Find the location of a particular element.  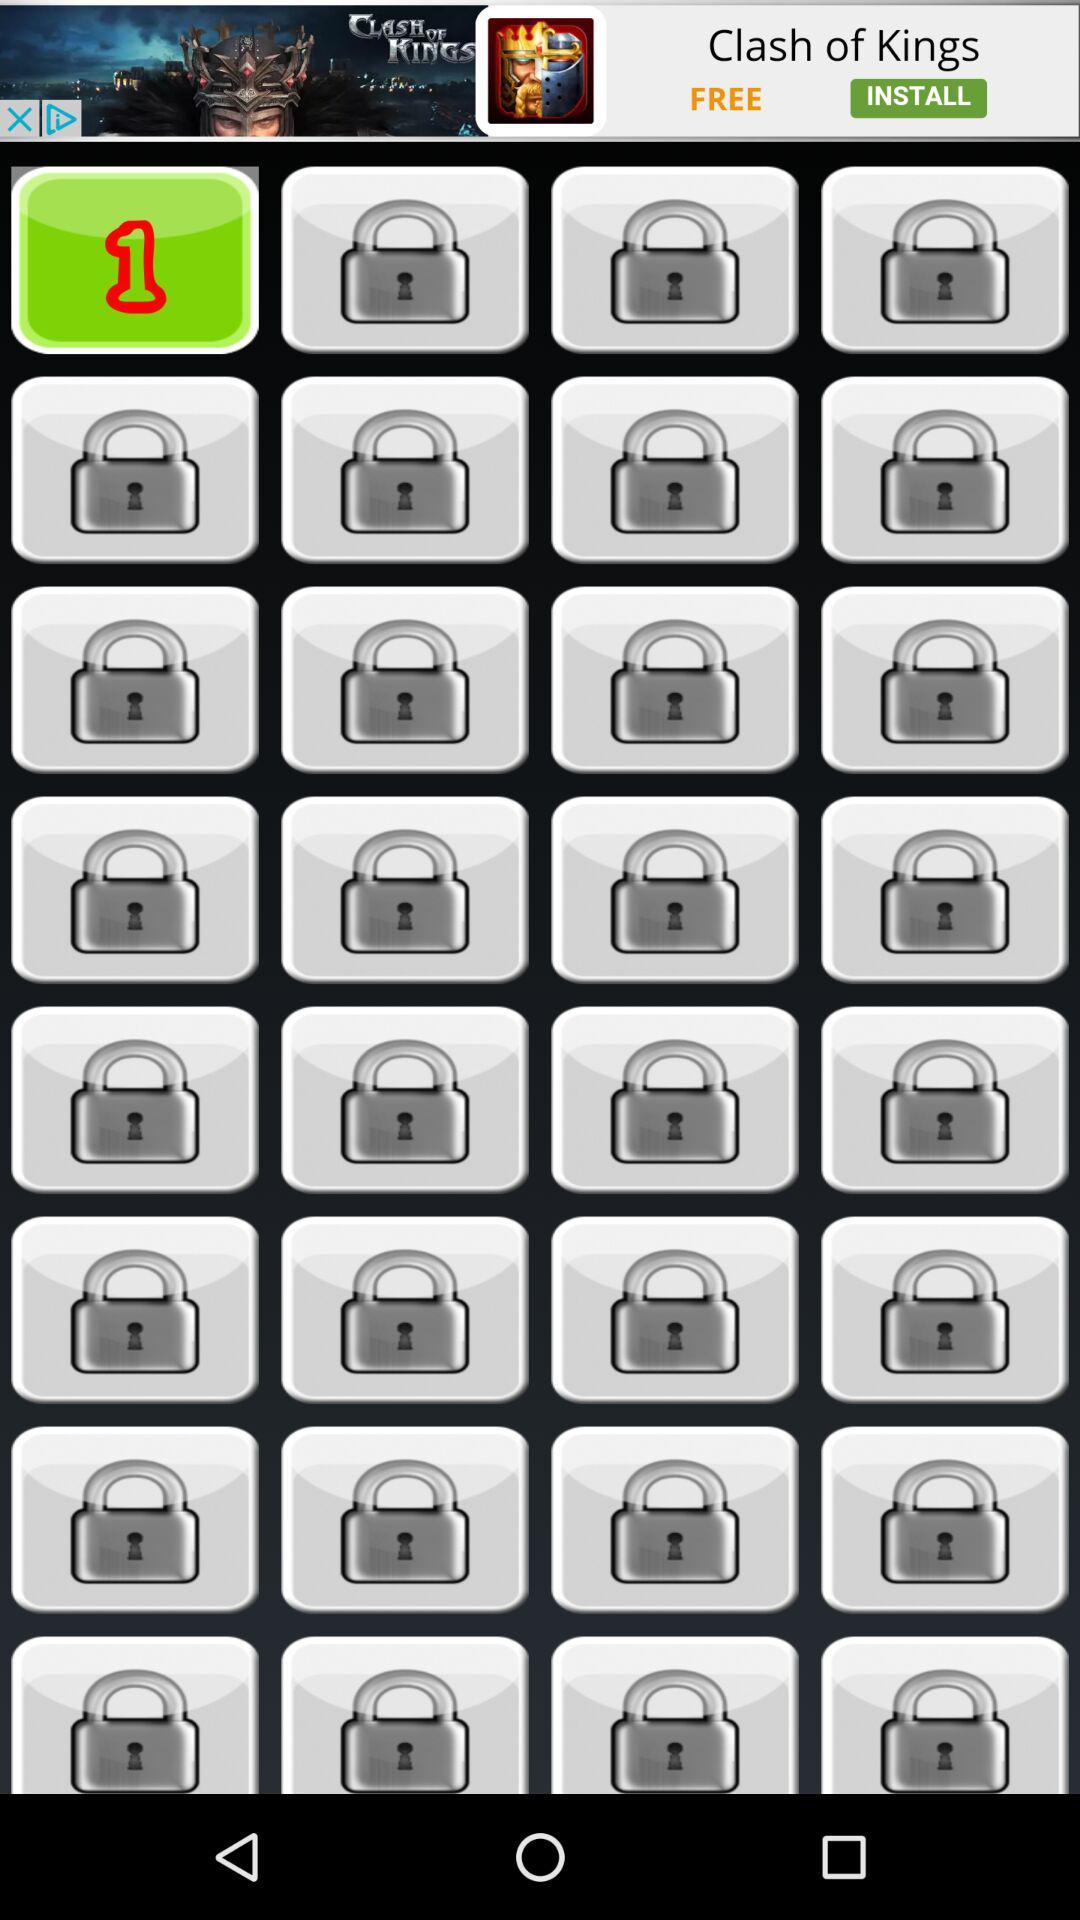

level locked is located at coordinates (945, 889).